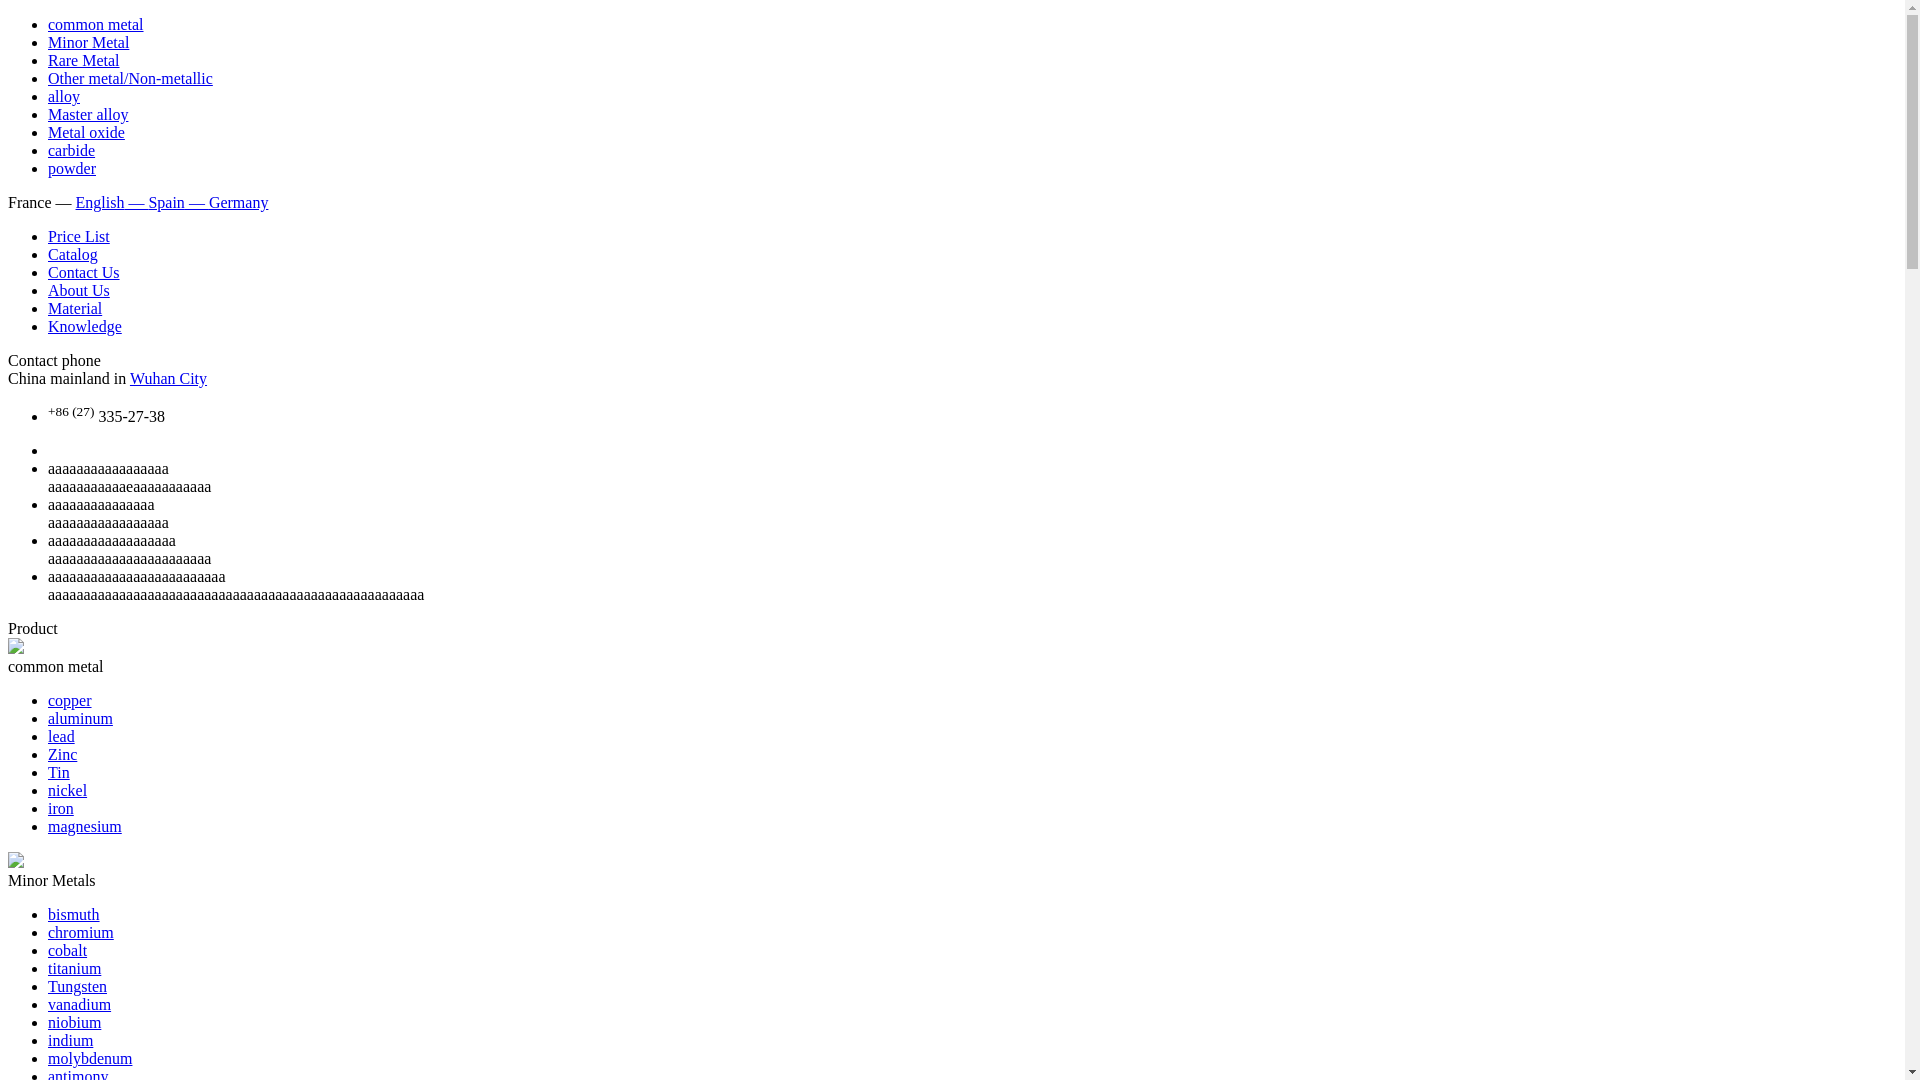  Describe the element at coordinates (61, 736) in the screenshot. I see `'lead'` at that location.